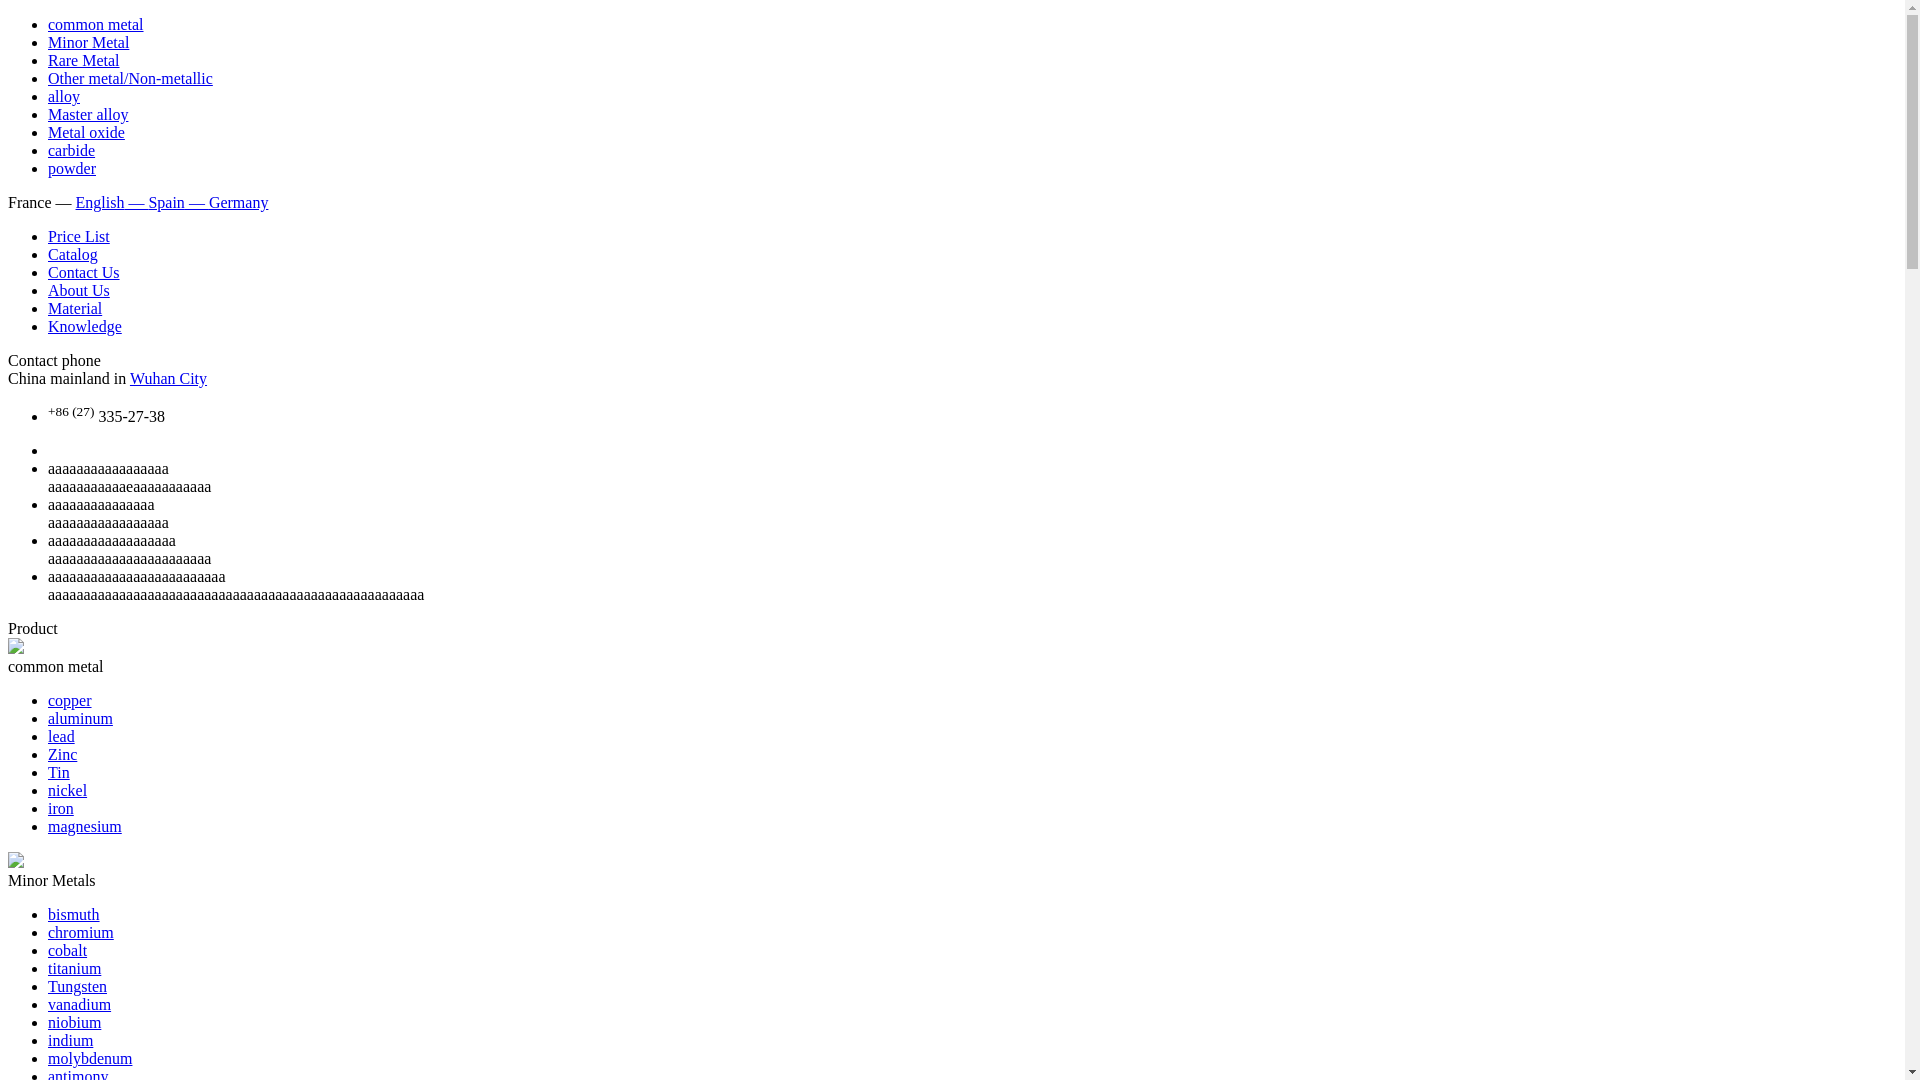  Describe the element at coordinates (61, 736) in the screenshot. I see `'lead'` at that location.